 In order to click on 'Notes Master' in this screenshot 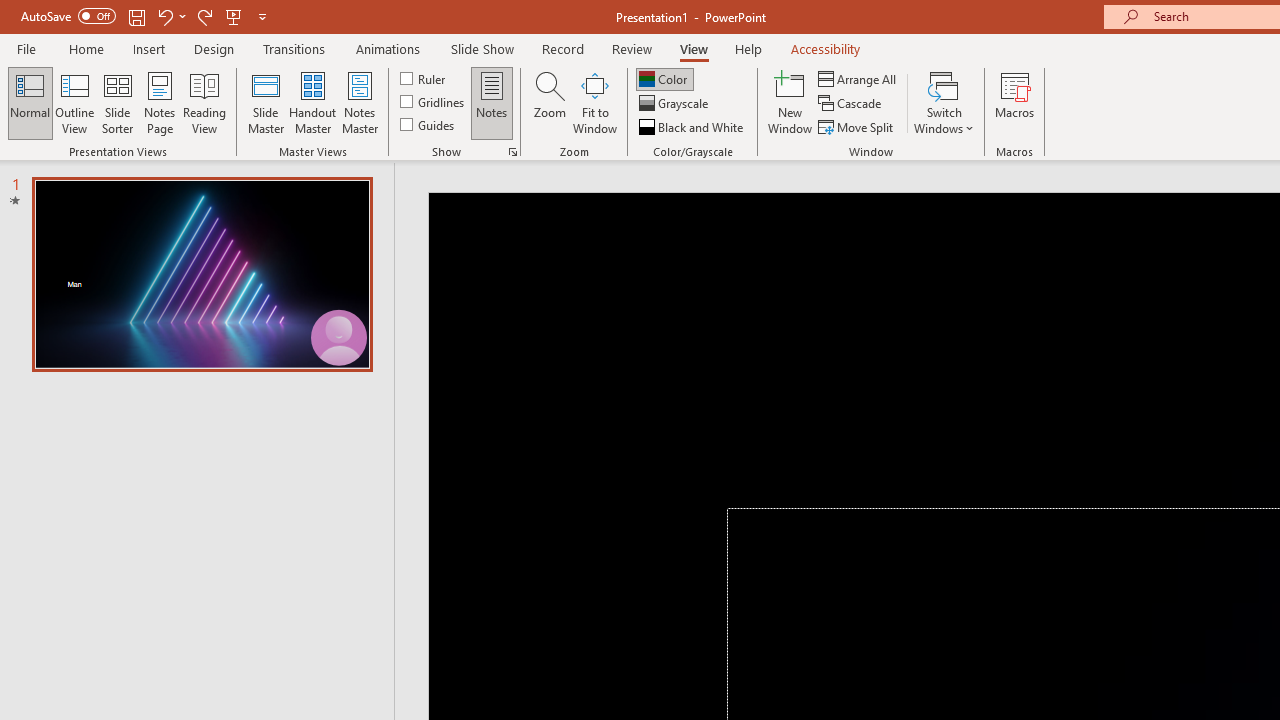, I will do `click(360, 103)`.